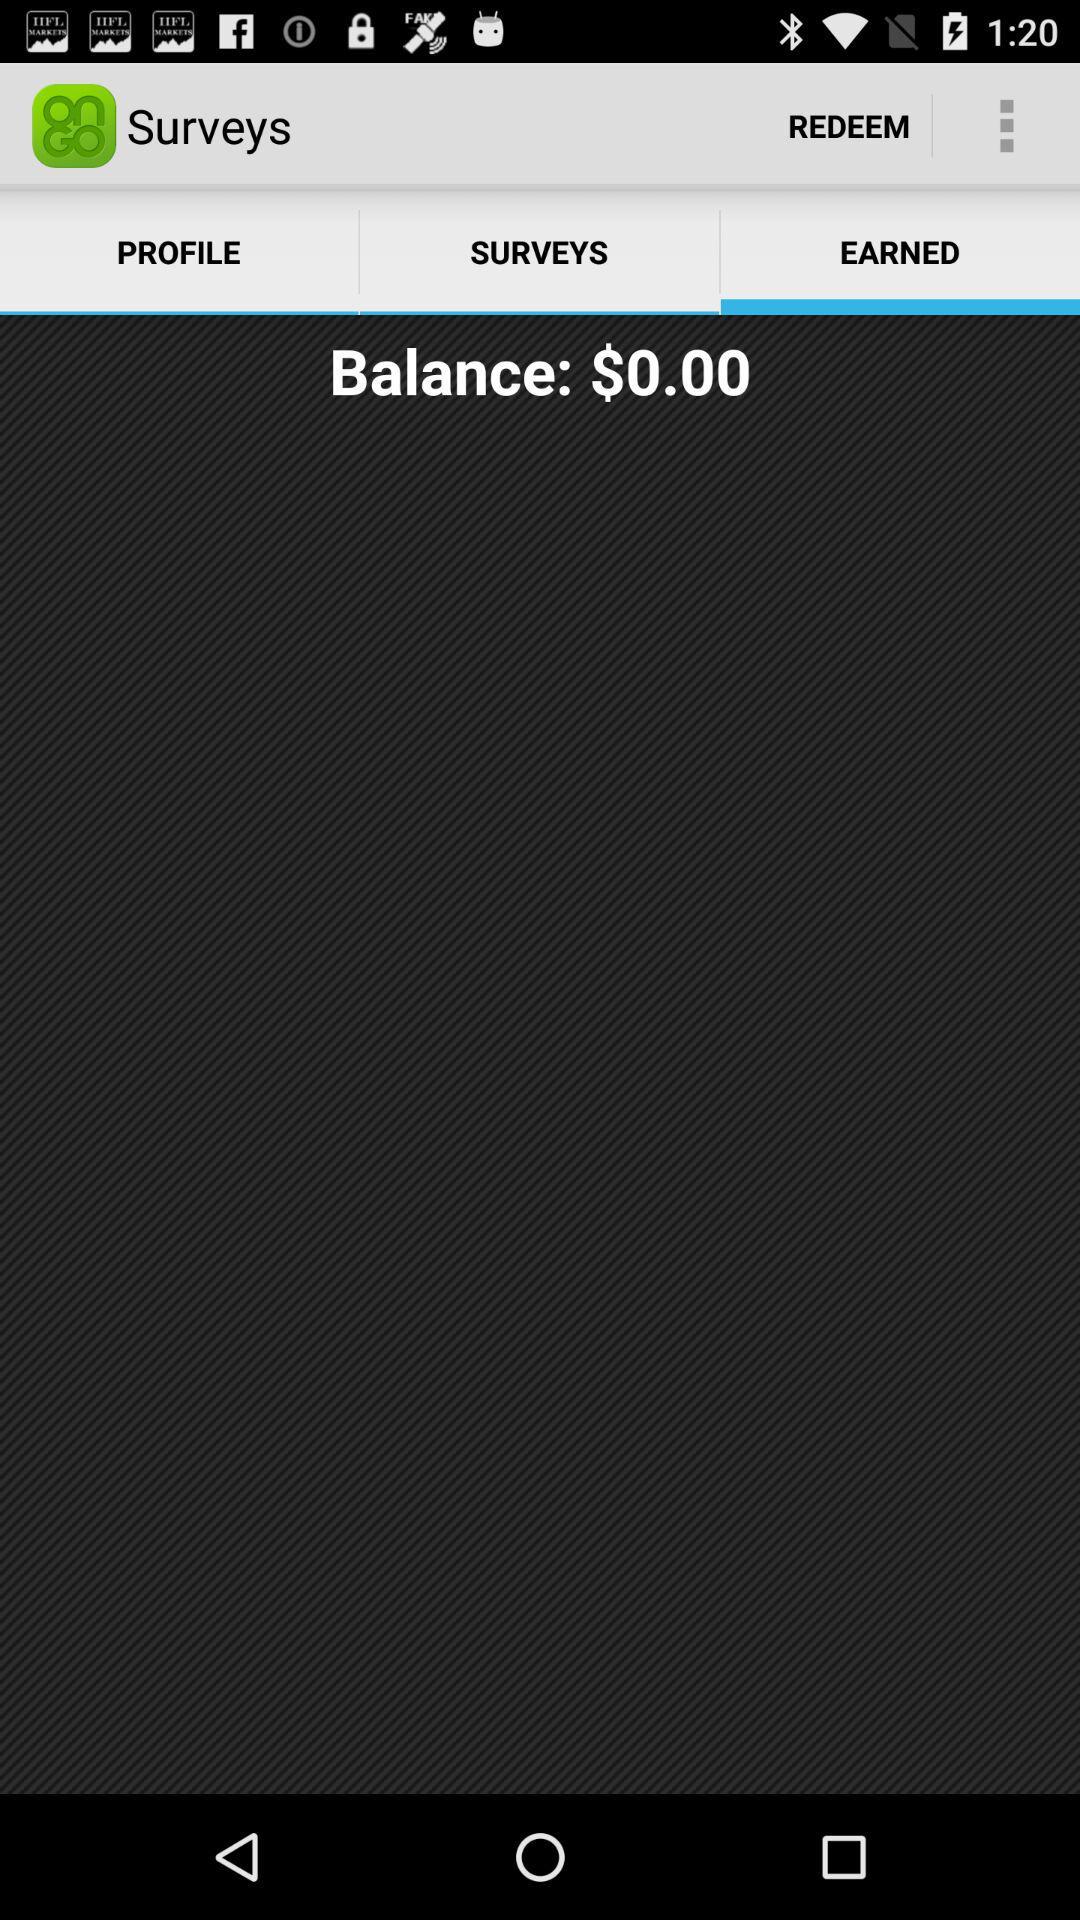 The height and width of the screenshot is (1920, 1080). I want to click on the icon next to the redeem item, so click(1006, 124).